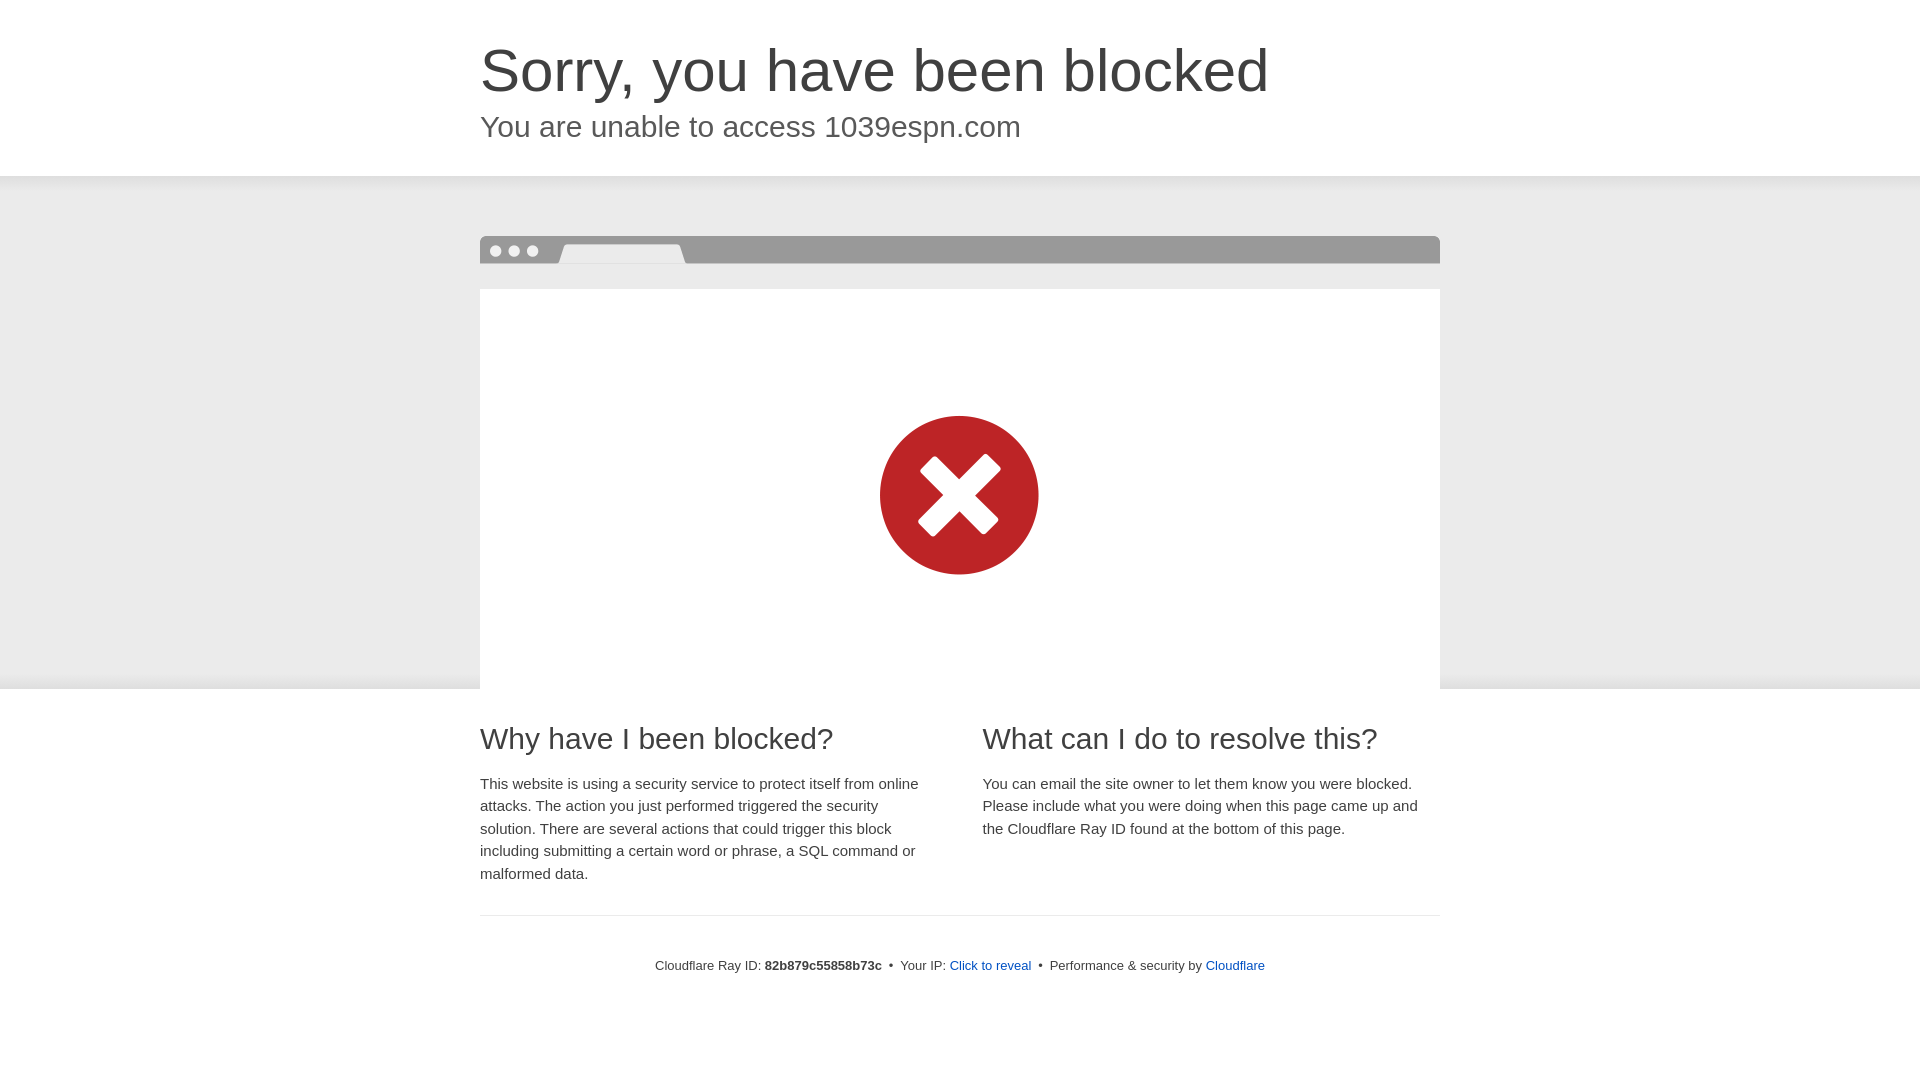  What do you see at coordinates (990, 964) in the screenshot?
I see `'Click to reveal'` at bounding box center [990, 964].